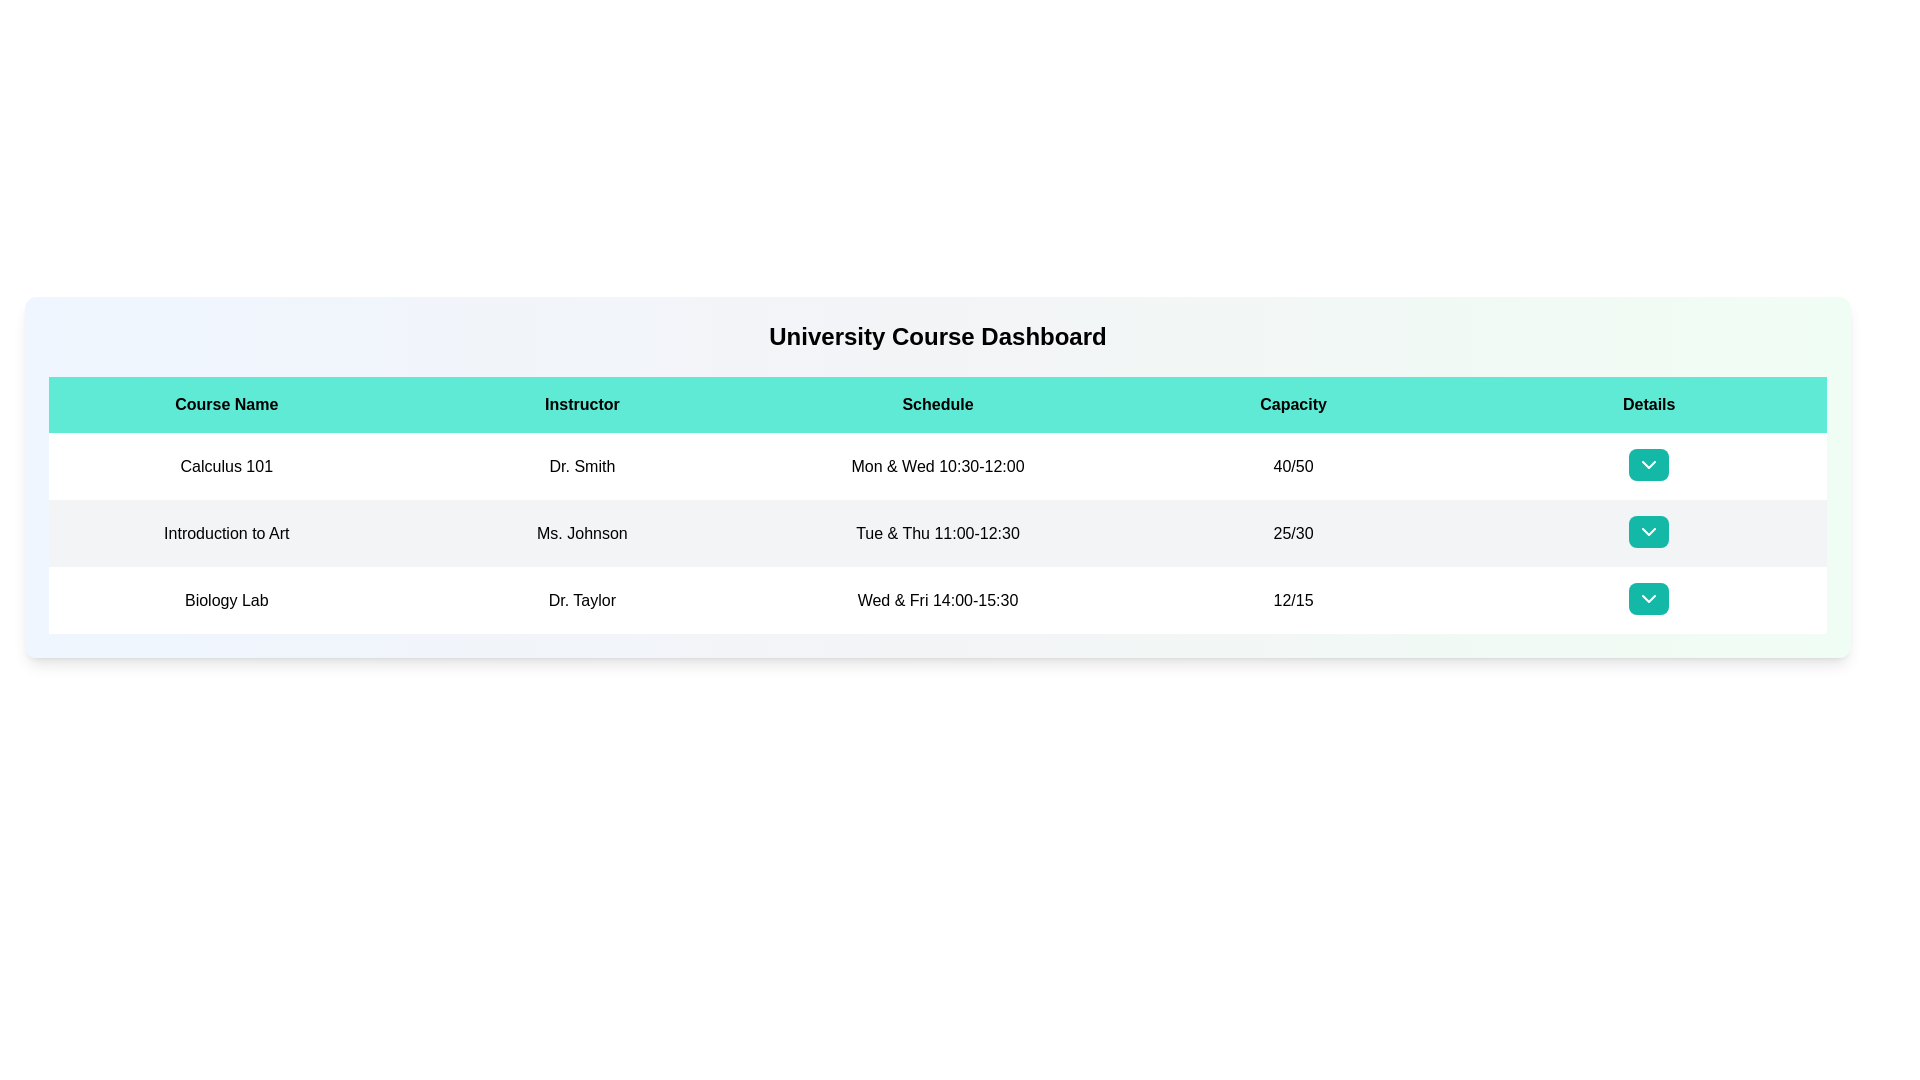 The width and height of the screenshot is (1920, 1080). I want to click on text label displaying the instructor's name 'Ms. Johnson', located in the second cell of the second row under the 'Instructor' column of the course 'Introduction to Art', so click(581, 532).